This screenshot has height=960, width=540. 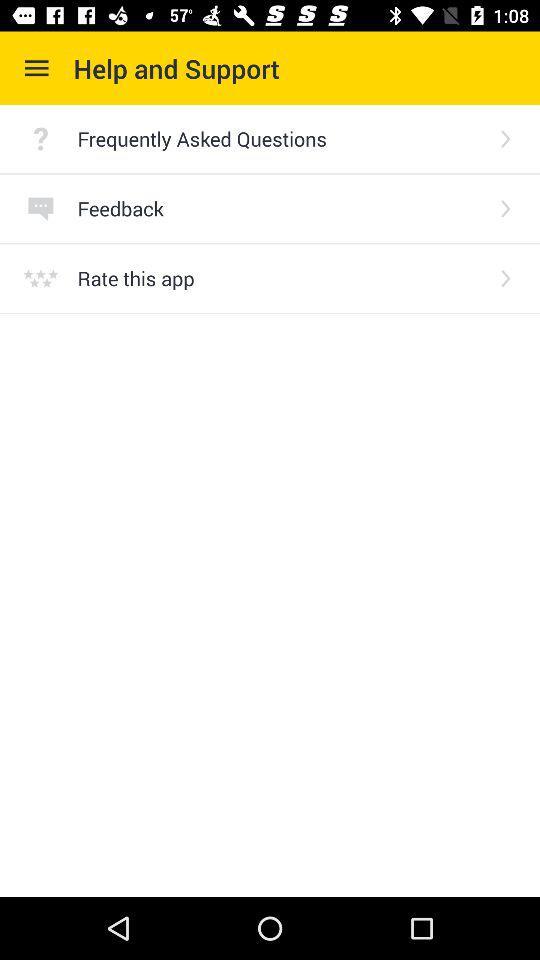 I want to click on the feedback item, so click(x=280, y=208).